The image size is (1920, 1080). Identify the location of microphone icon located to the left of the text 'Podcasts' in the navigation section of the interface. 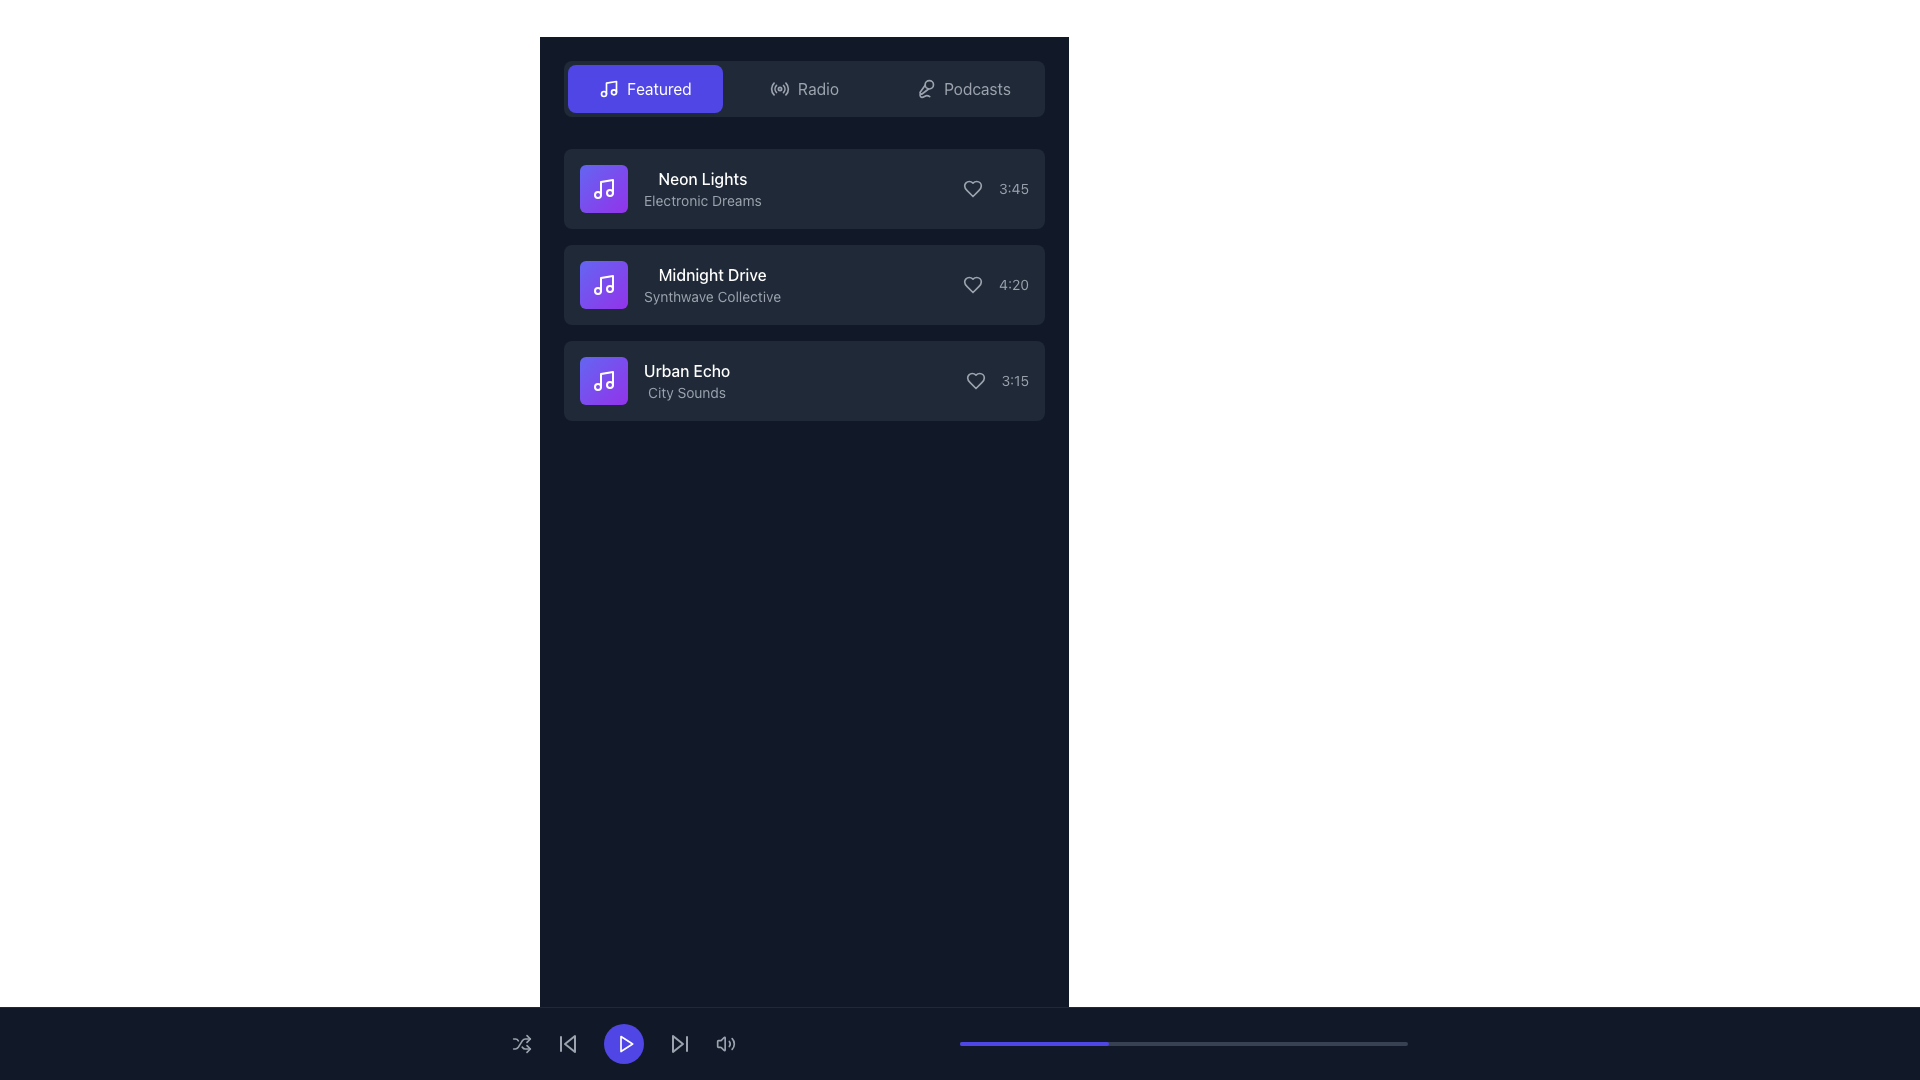
(925, 87).